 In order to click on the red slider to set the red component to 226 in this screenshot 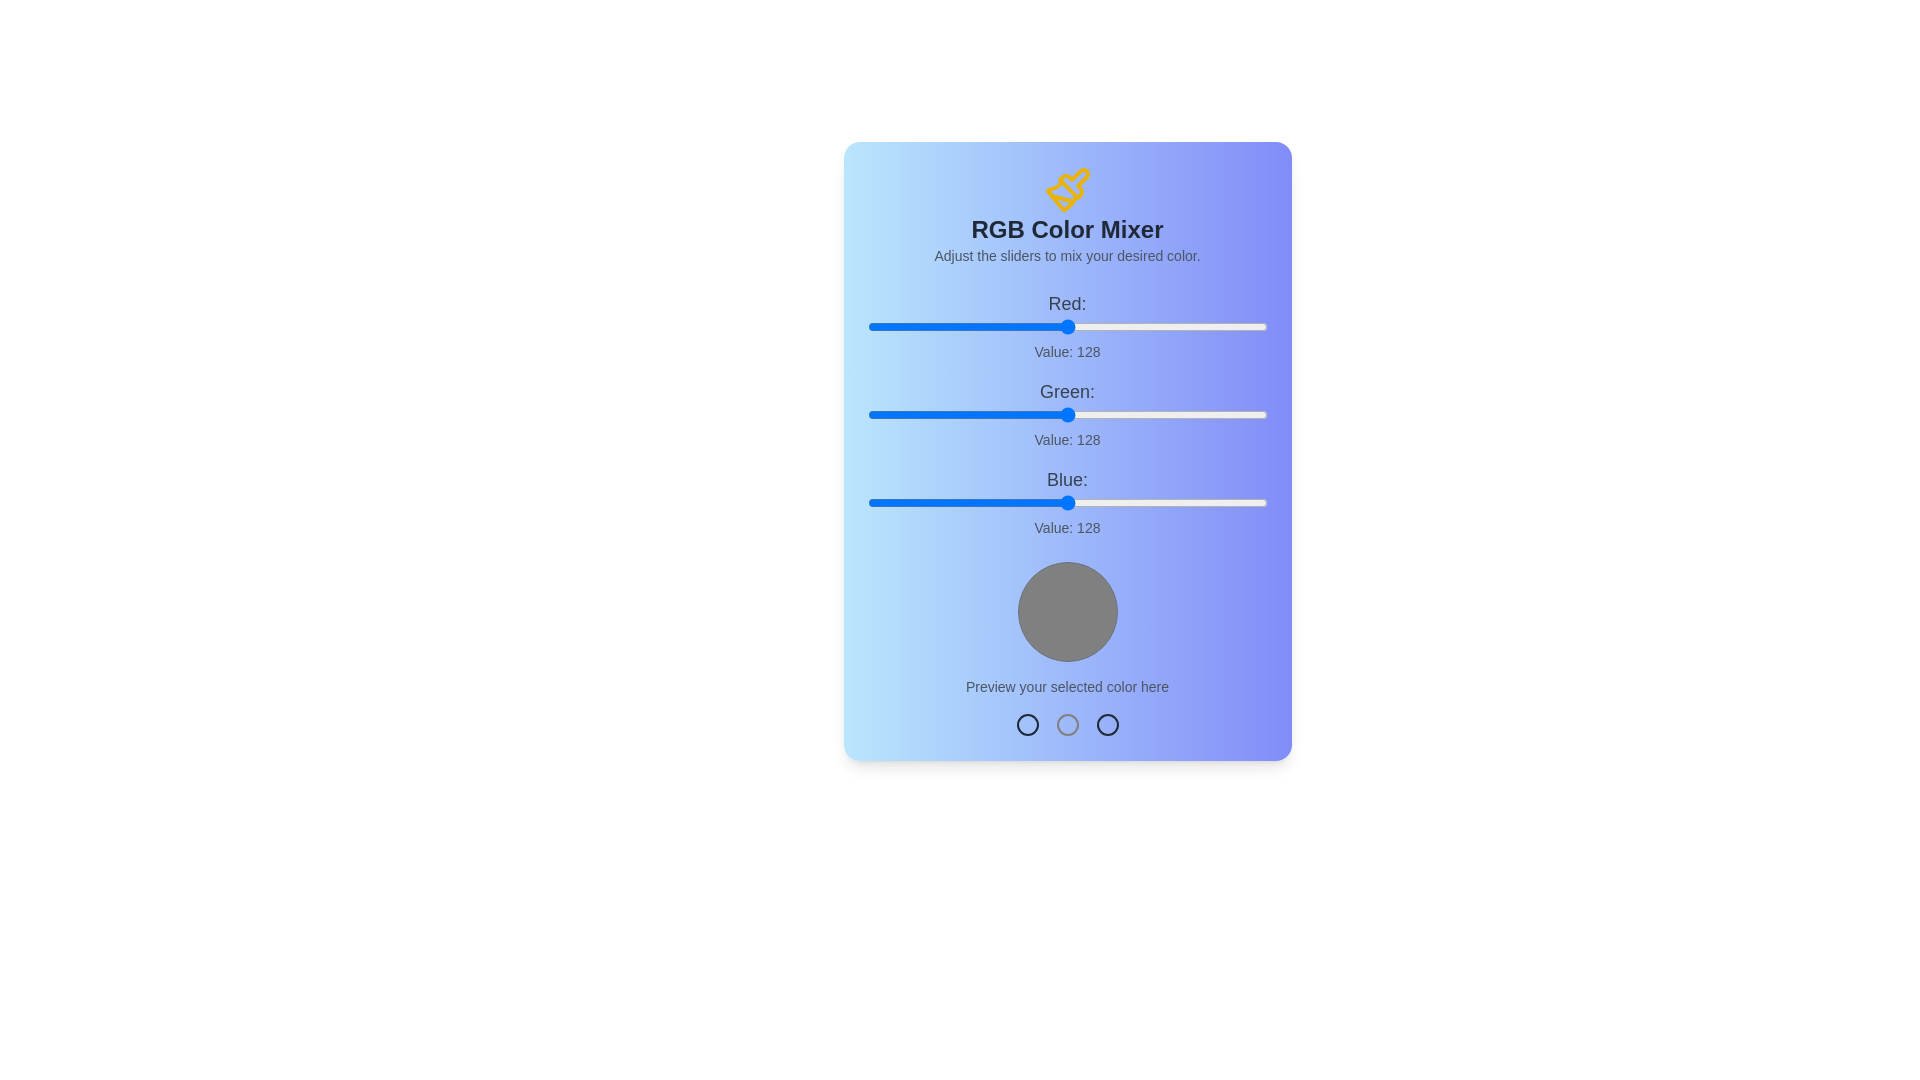, I will do `click(1221, 326)`.